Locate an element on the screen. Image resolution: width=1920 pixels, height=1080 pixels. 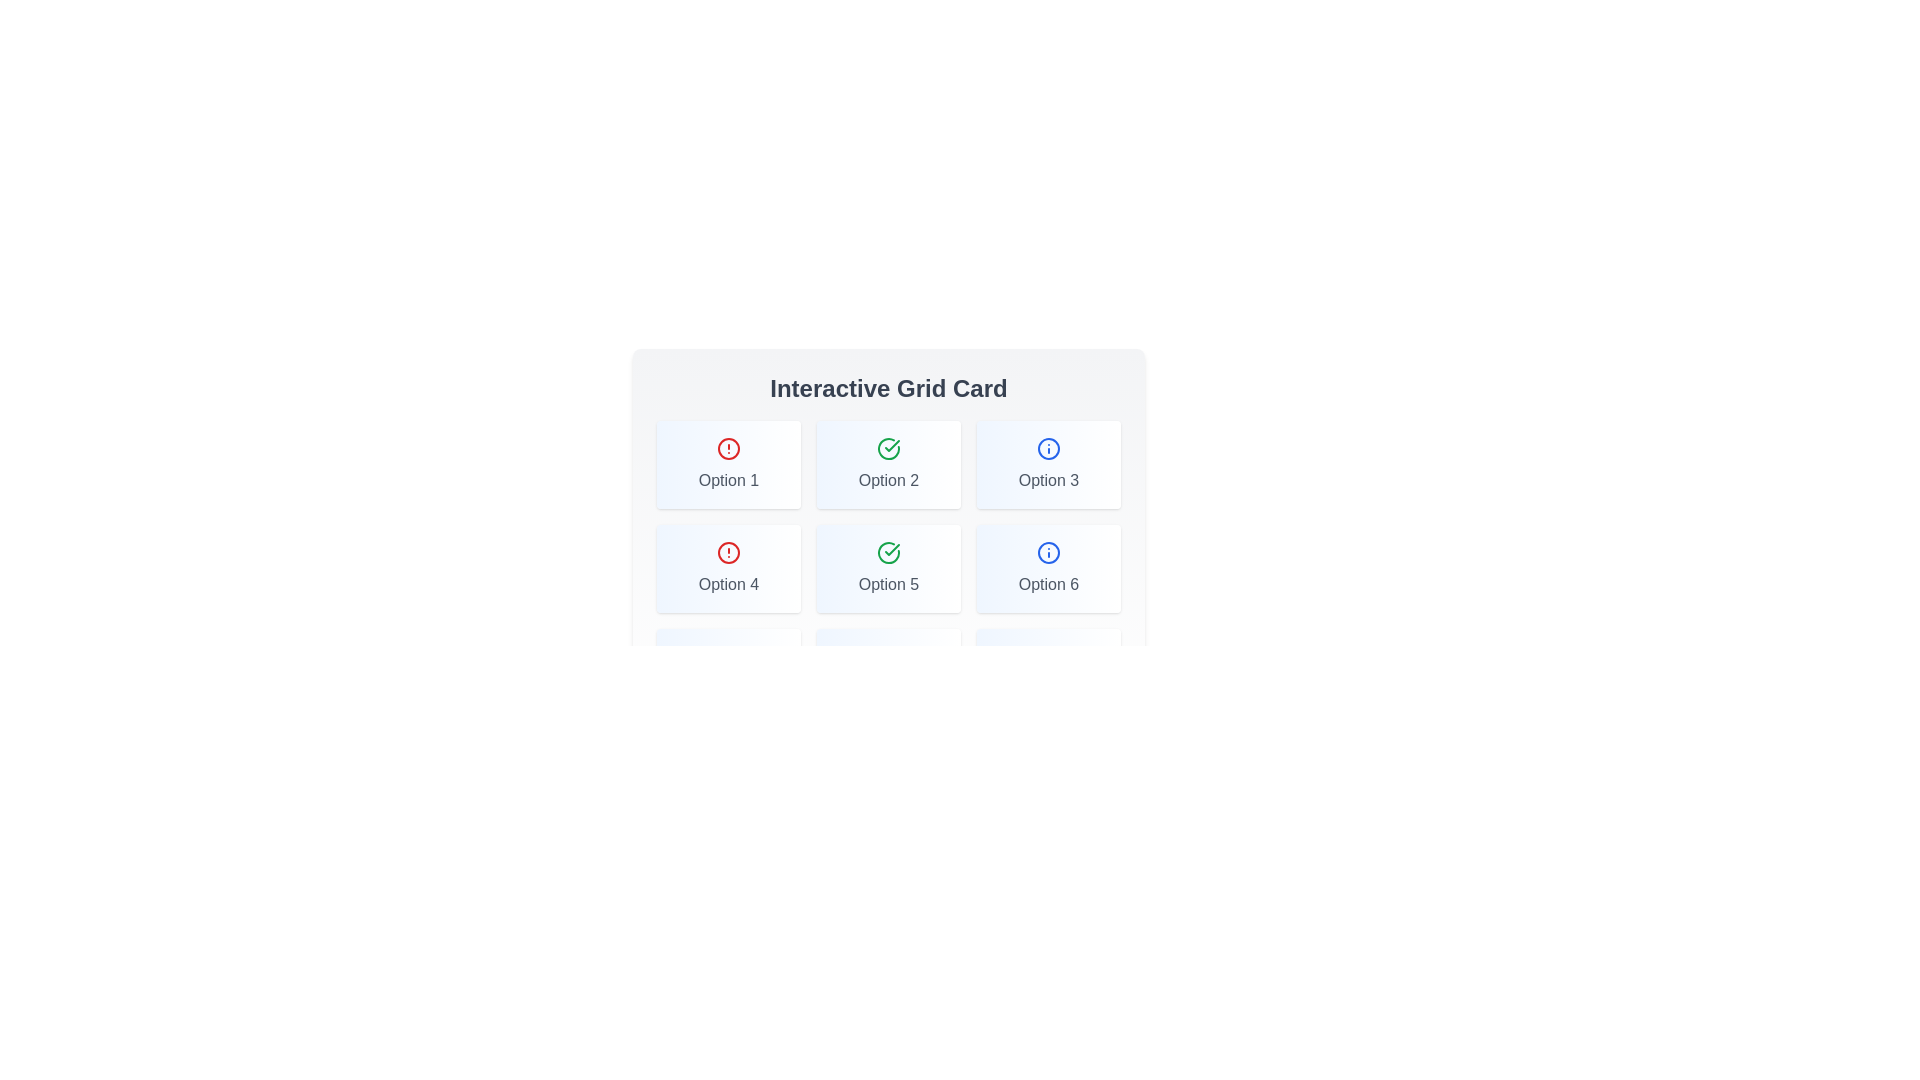
the Circle (SVG) element which serves as a visual indicator for the alert status of 'Option 4' in the grid layout under the 'Interactive Grid Card' is located at coordinates (728, 552).